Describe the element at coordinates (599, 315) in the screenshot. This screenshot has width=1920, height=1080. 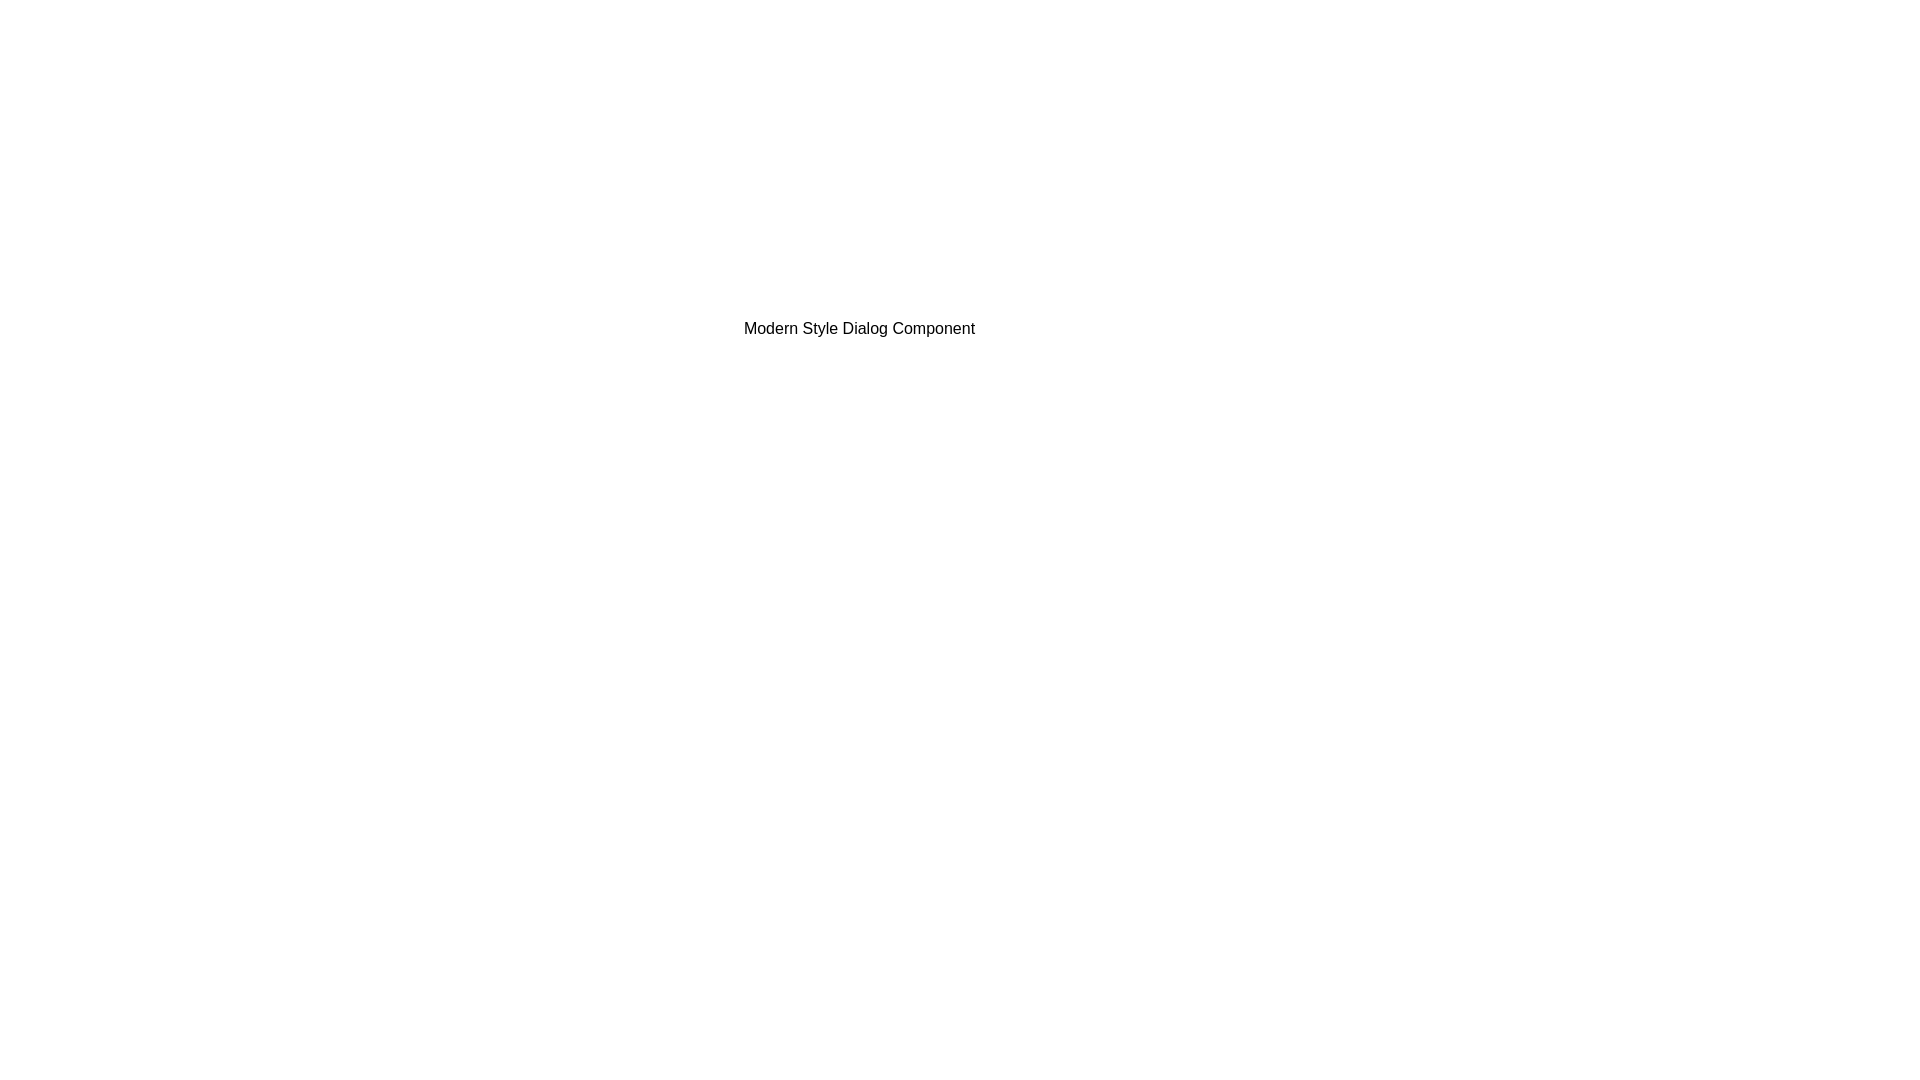
I see `the word Style in the text 'Modern Style Dialog Component'` at that location.